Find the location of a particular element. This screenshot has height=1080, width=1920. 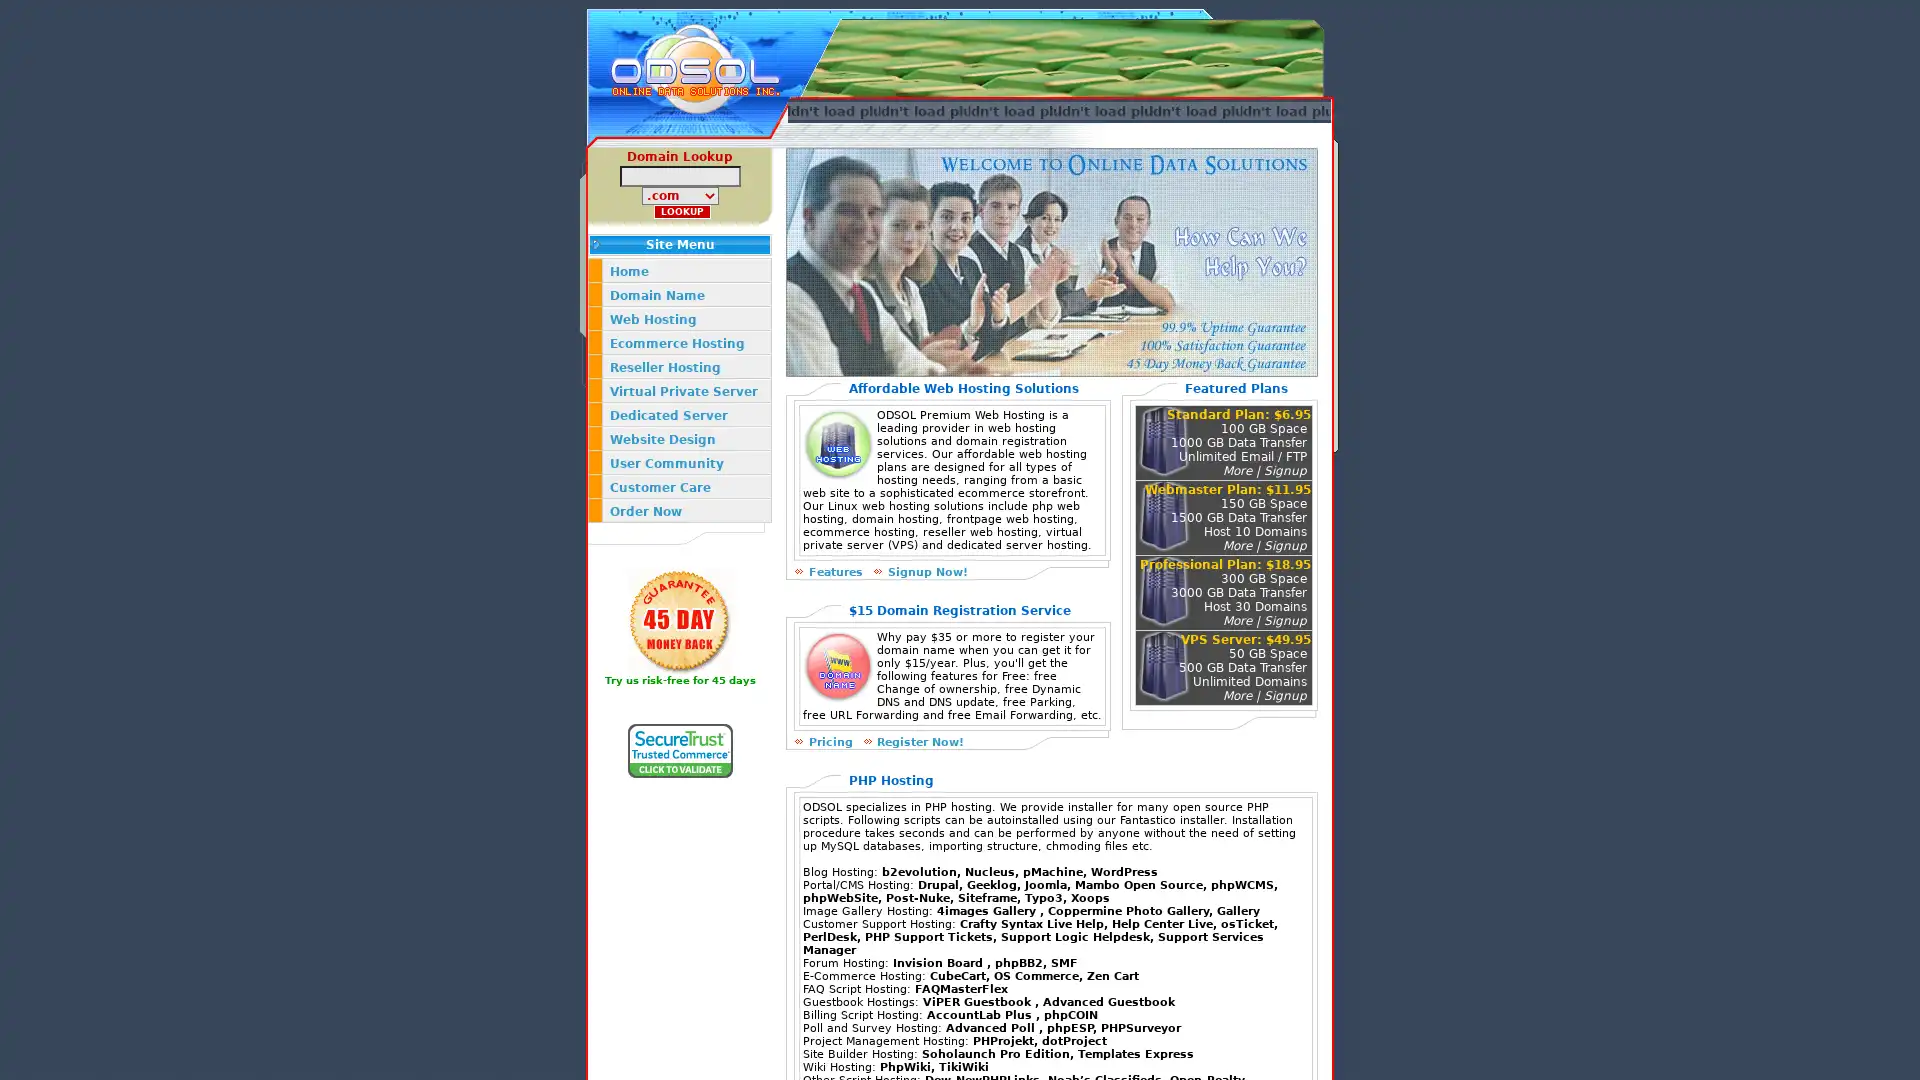

LOOKUP is located at coordinates (682, 212).